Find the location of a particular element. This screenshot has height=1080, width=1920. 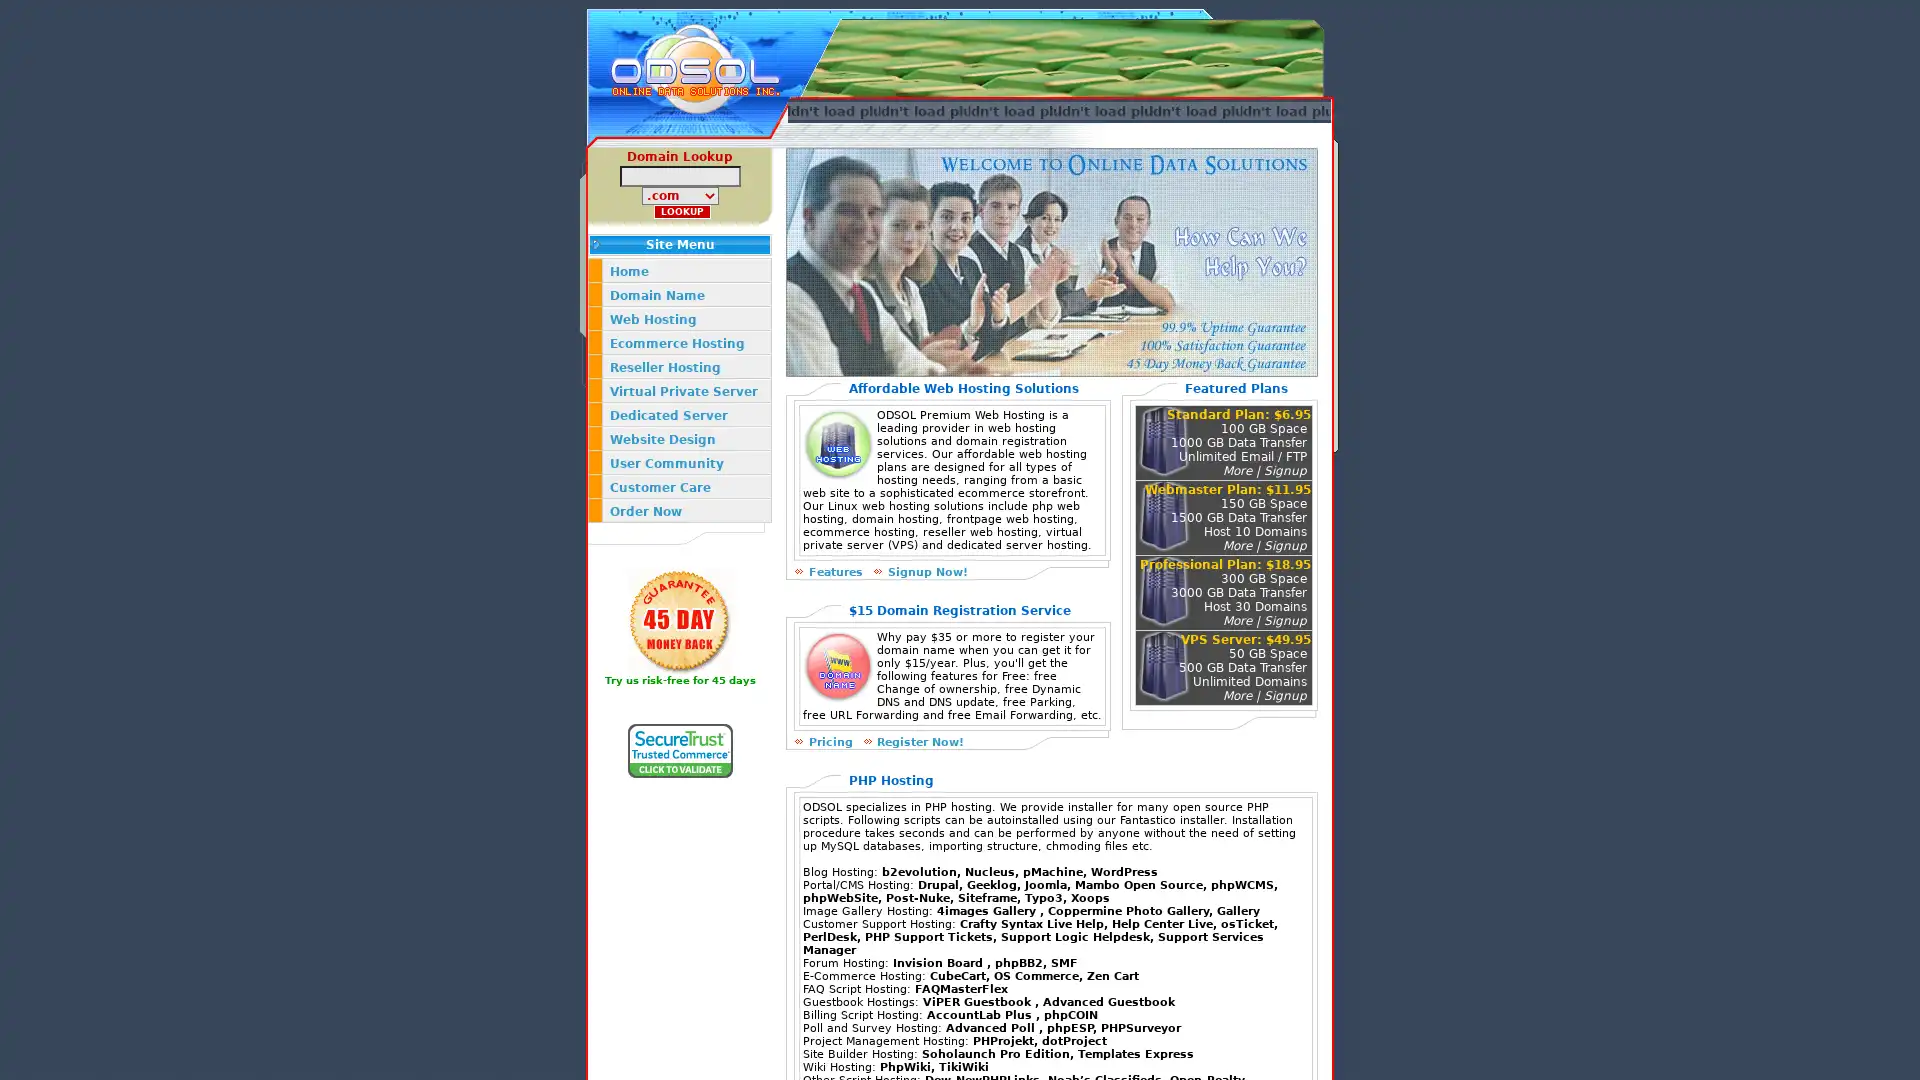

LOOKUP is located at coordinates (682, 212).